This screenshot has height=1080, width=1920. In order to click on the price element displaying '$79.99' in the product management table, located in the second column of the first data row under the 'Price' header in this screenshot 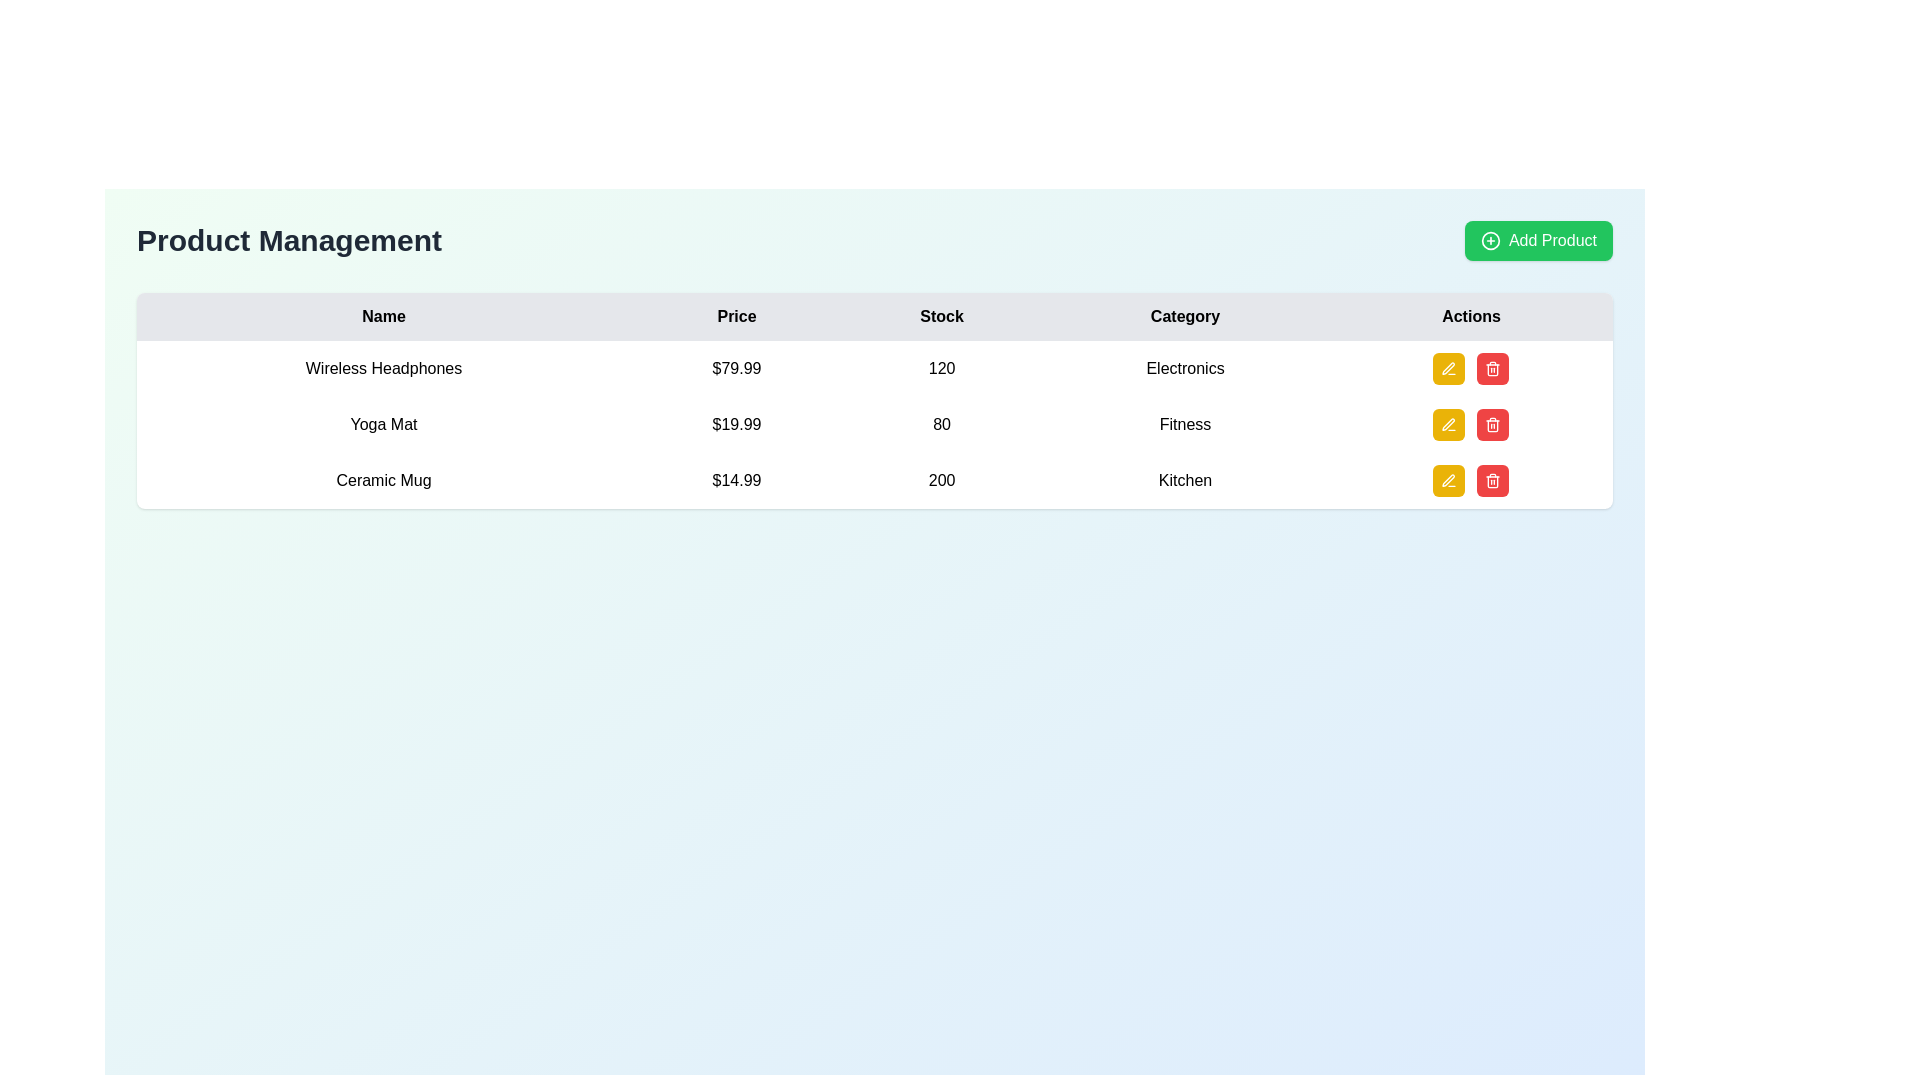, I will do `click(736, 369)`.